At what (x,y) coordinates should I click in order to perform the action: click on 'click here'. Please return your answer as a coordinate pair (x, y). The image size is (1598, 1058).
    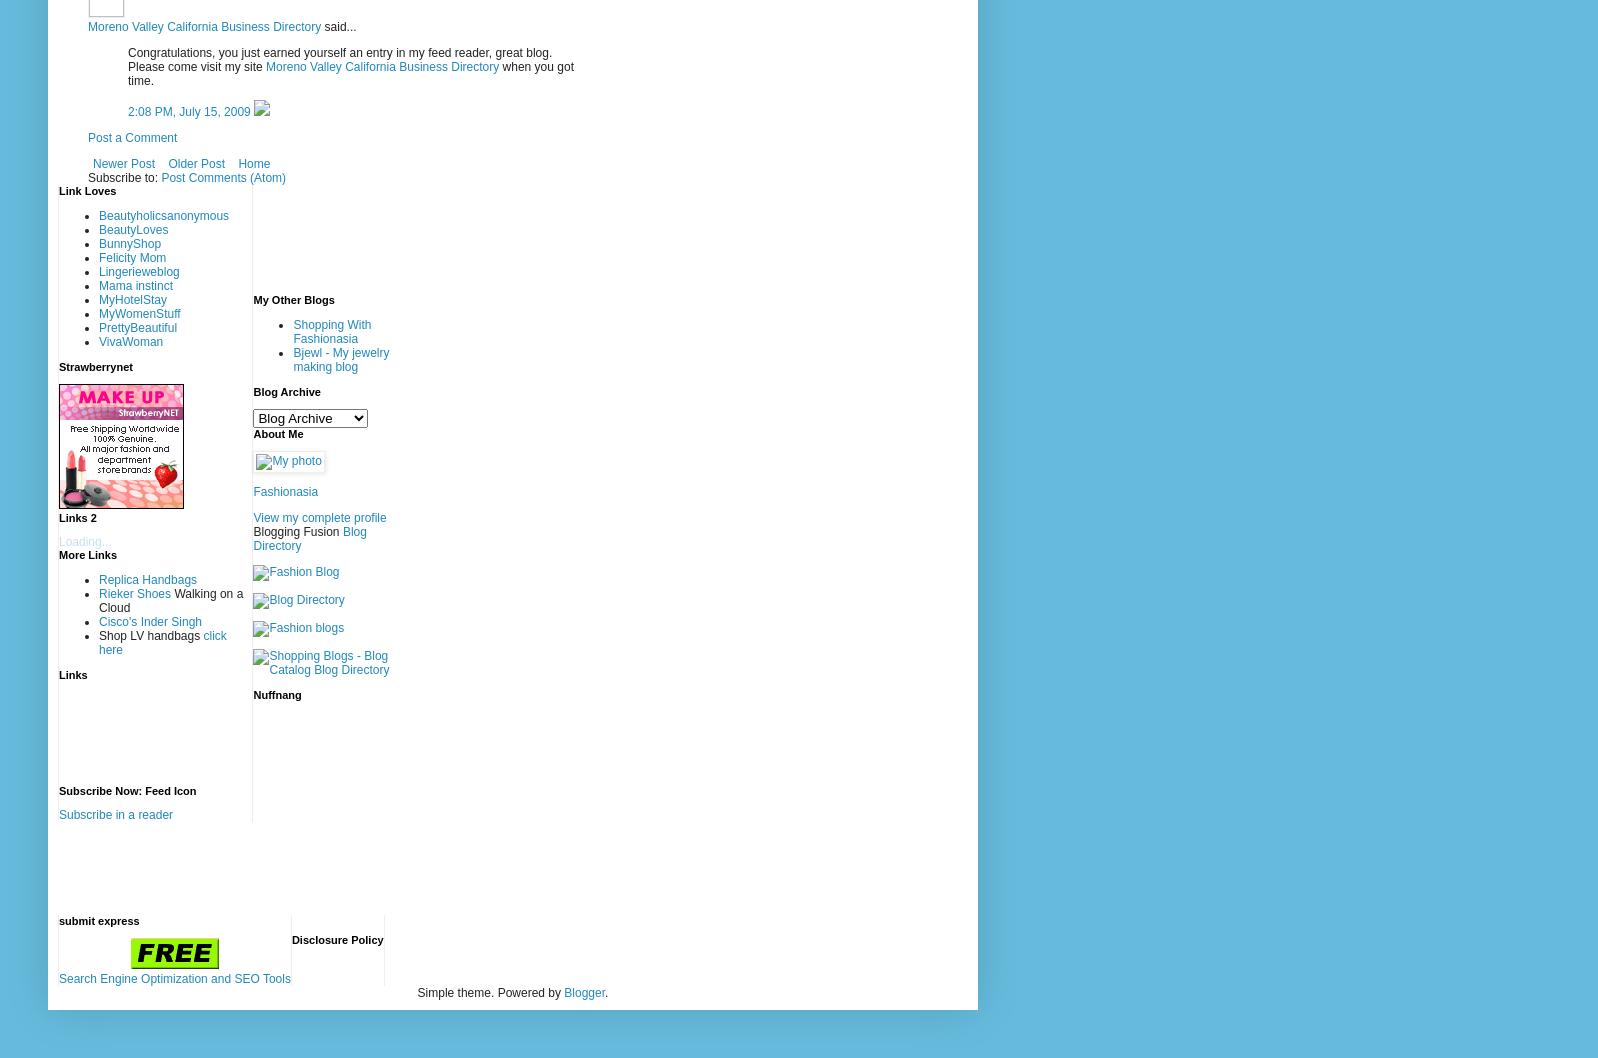
    Looking at the image, I should click on (161, 640).